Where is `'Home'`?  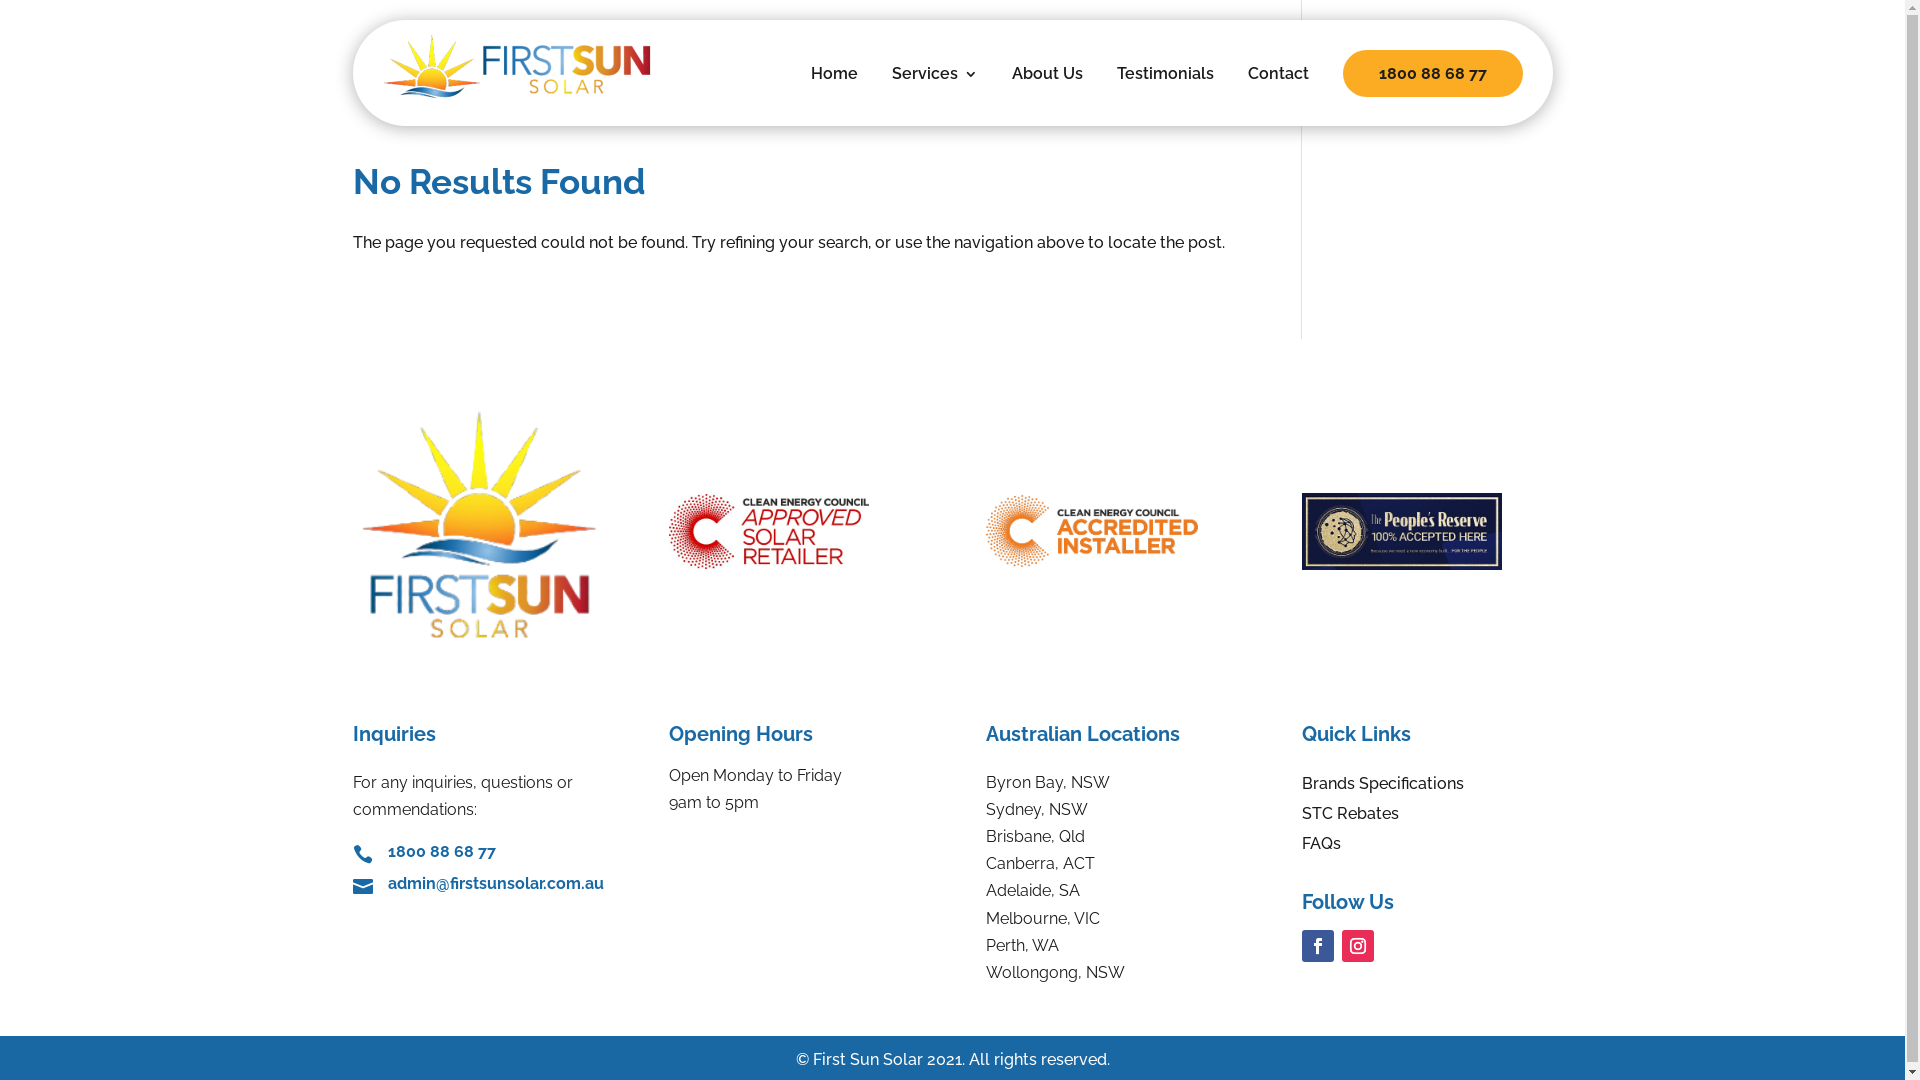 'Home' is located at coordinates (833, 87).